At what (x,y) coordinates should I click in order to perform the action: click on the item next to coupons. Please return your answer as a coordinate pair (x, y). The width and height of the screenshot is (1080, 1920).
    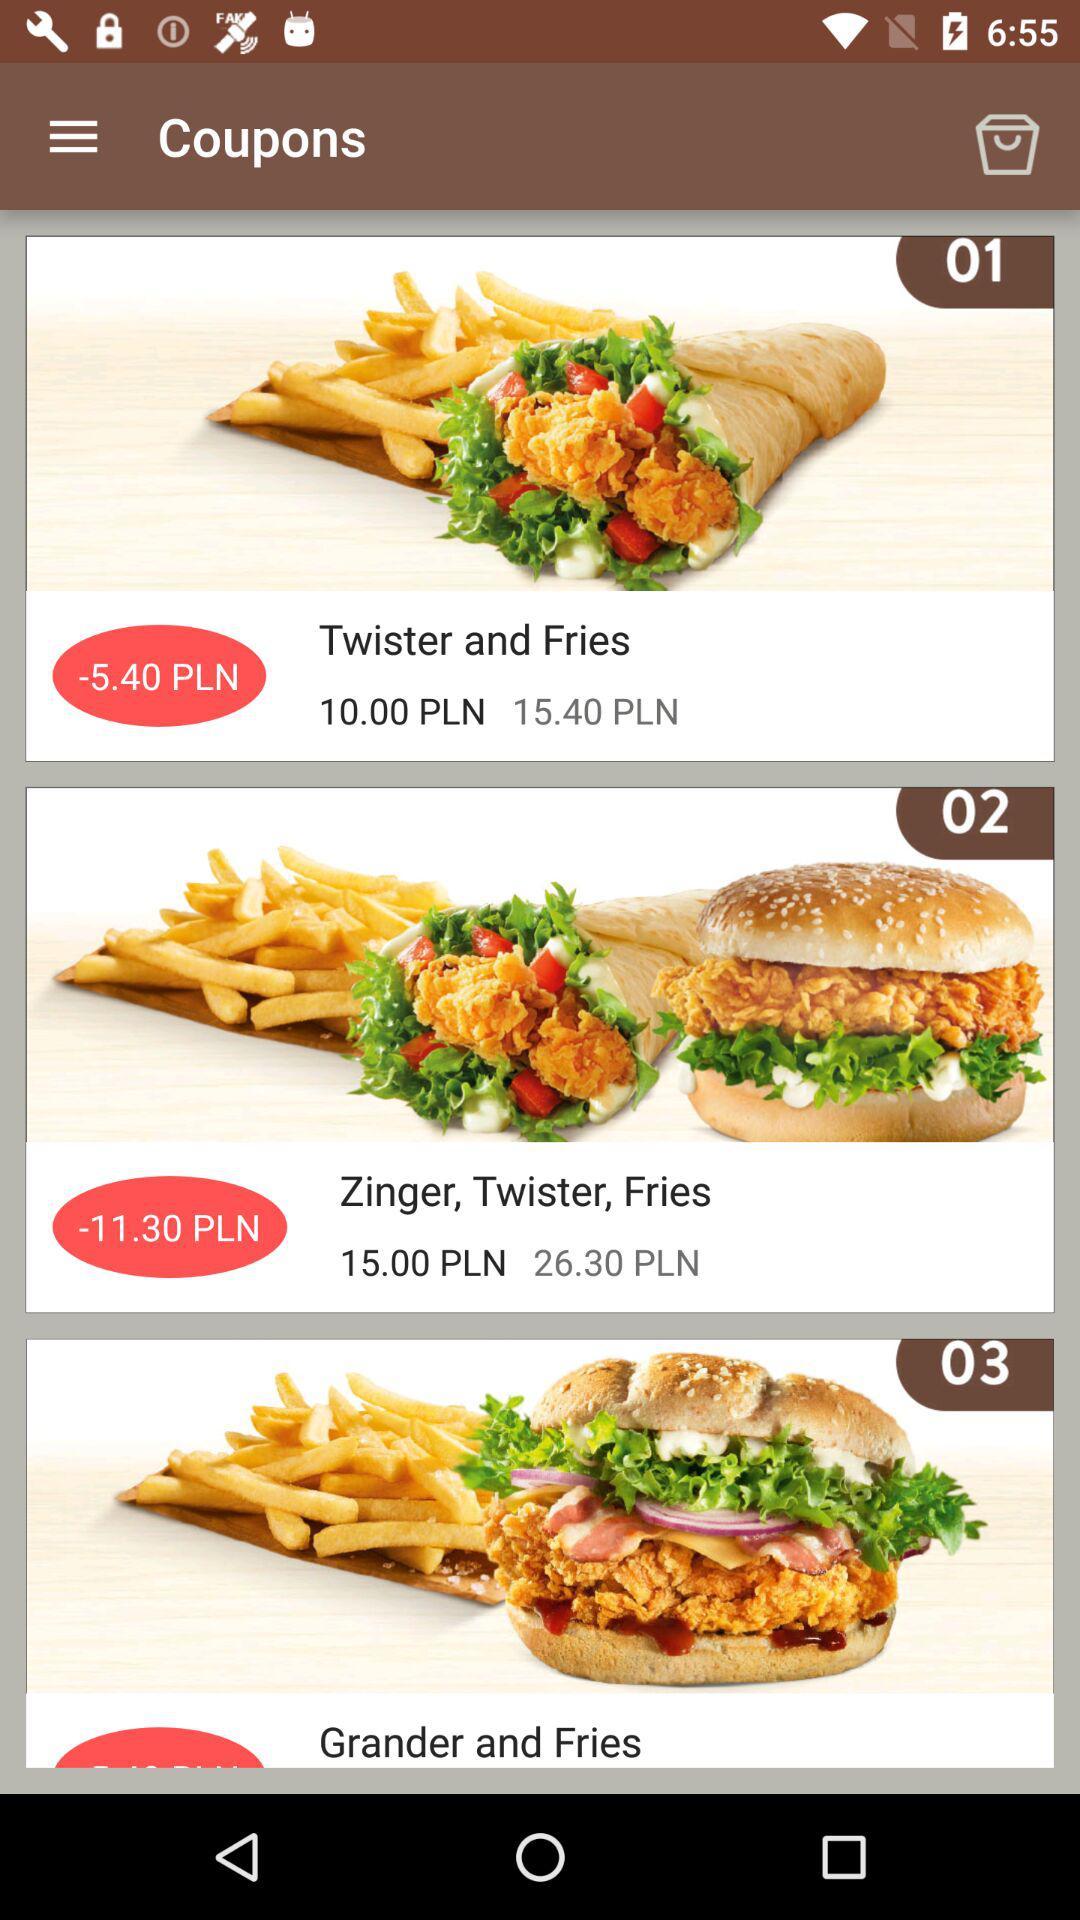
    Looking at the image, I should click on (72, 135).